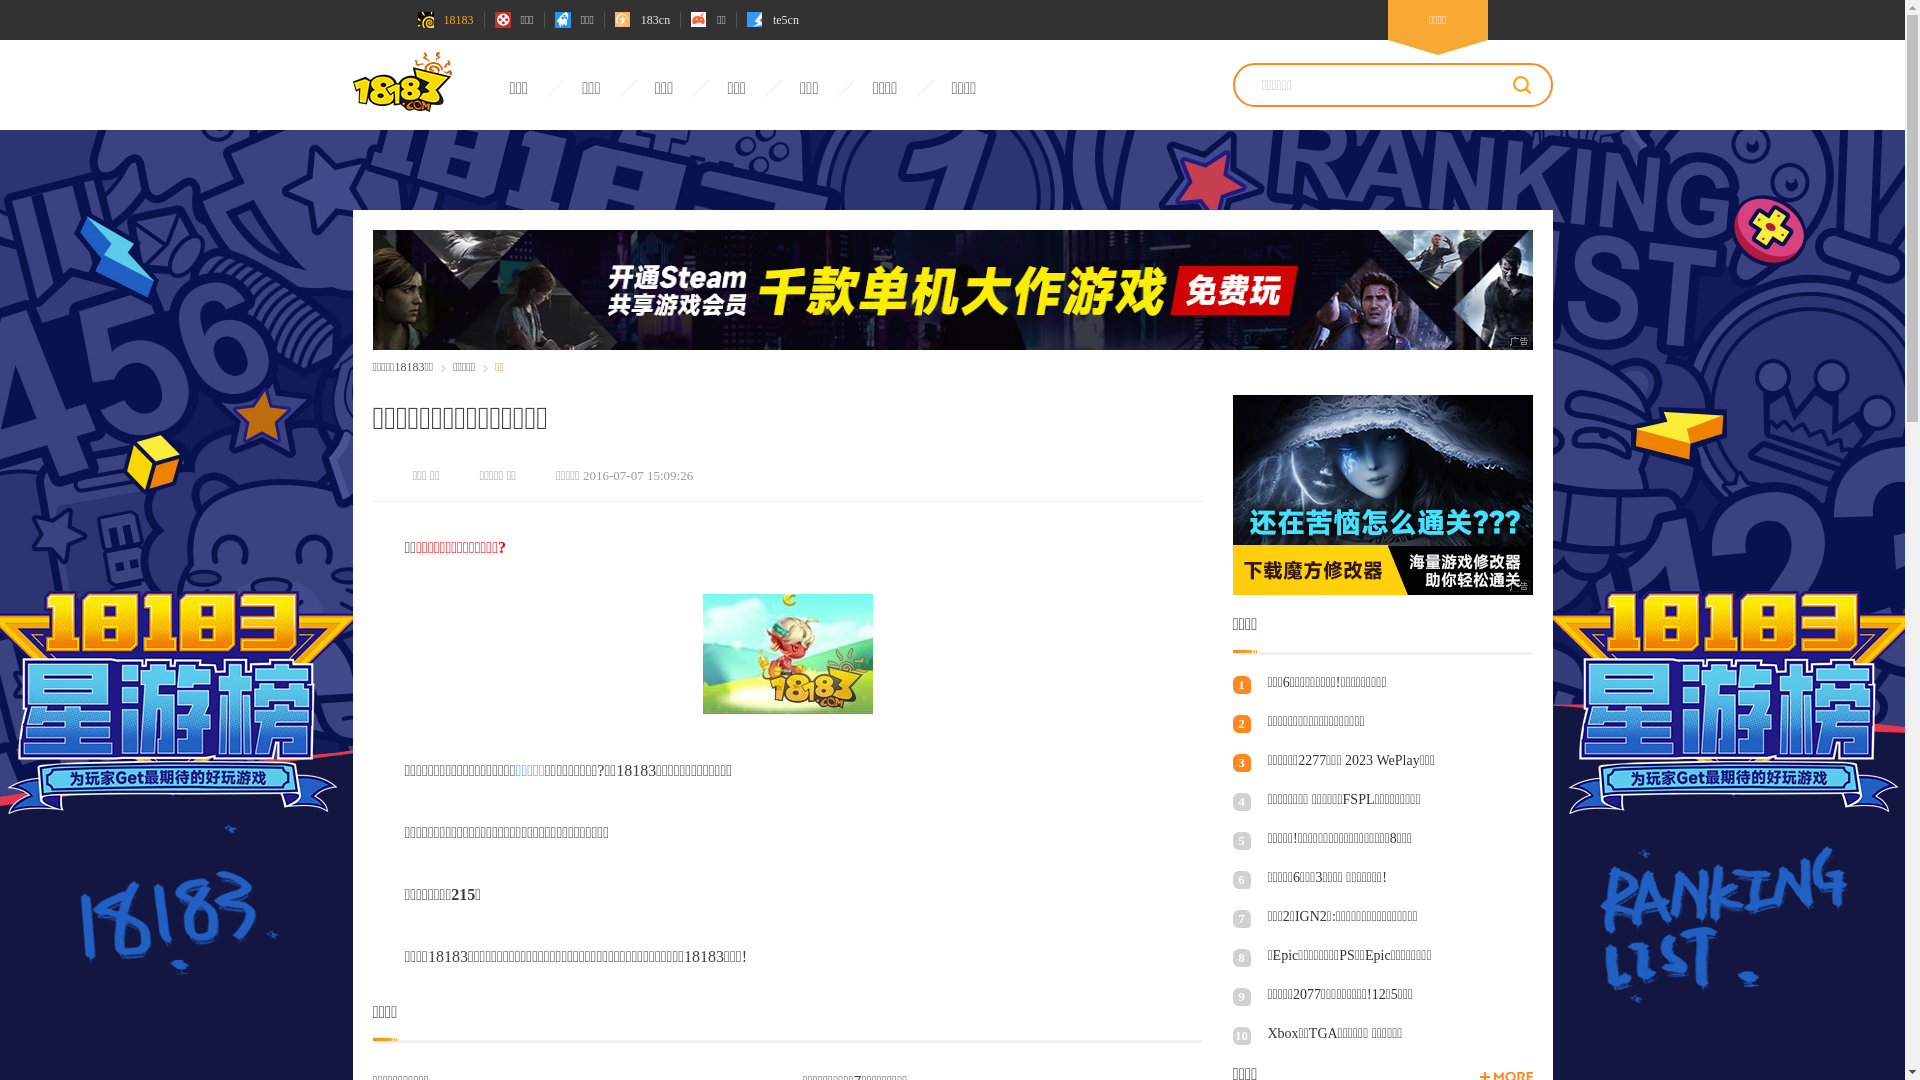 Image resolution: width=1920 pixels, height=1080 pixels. I want to click on '18183', so click(445, 19).